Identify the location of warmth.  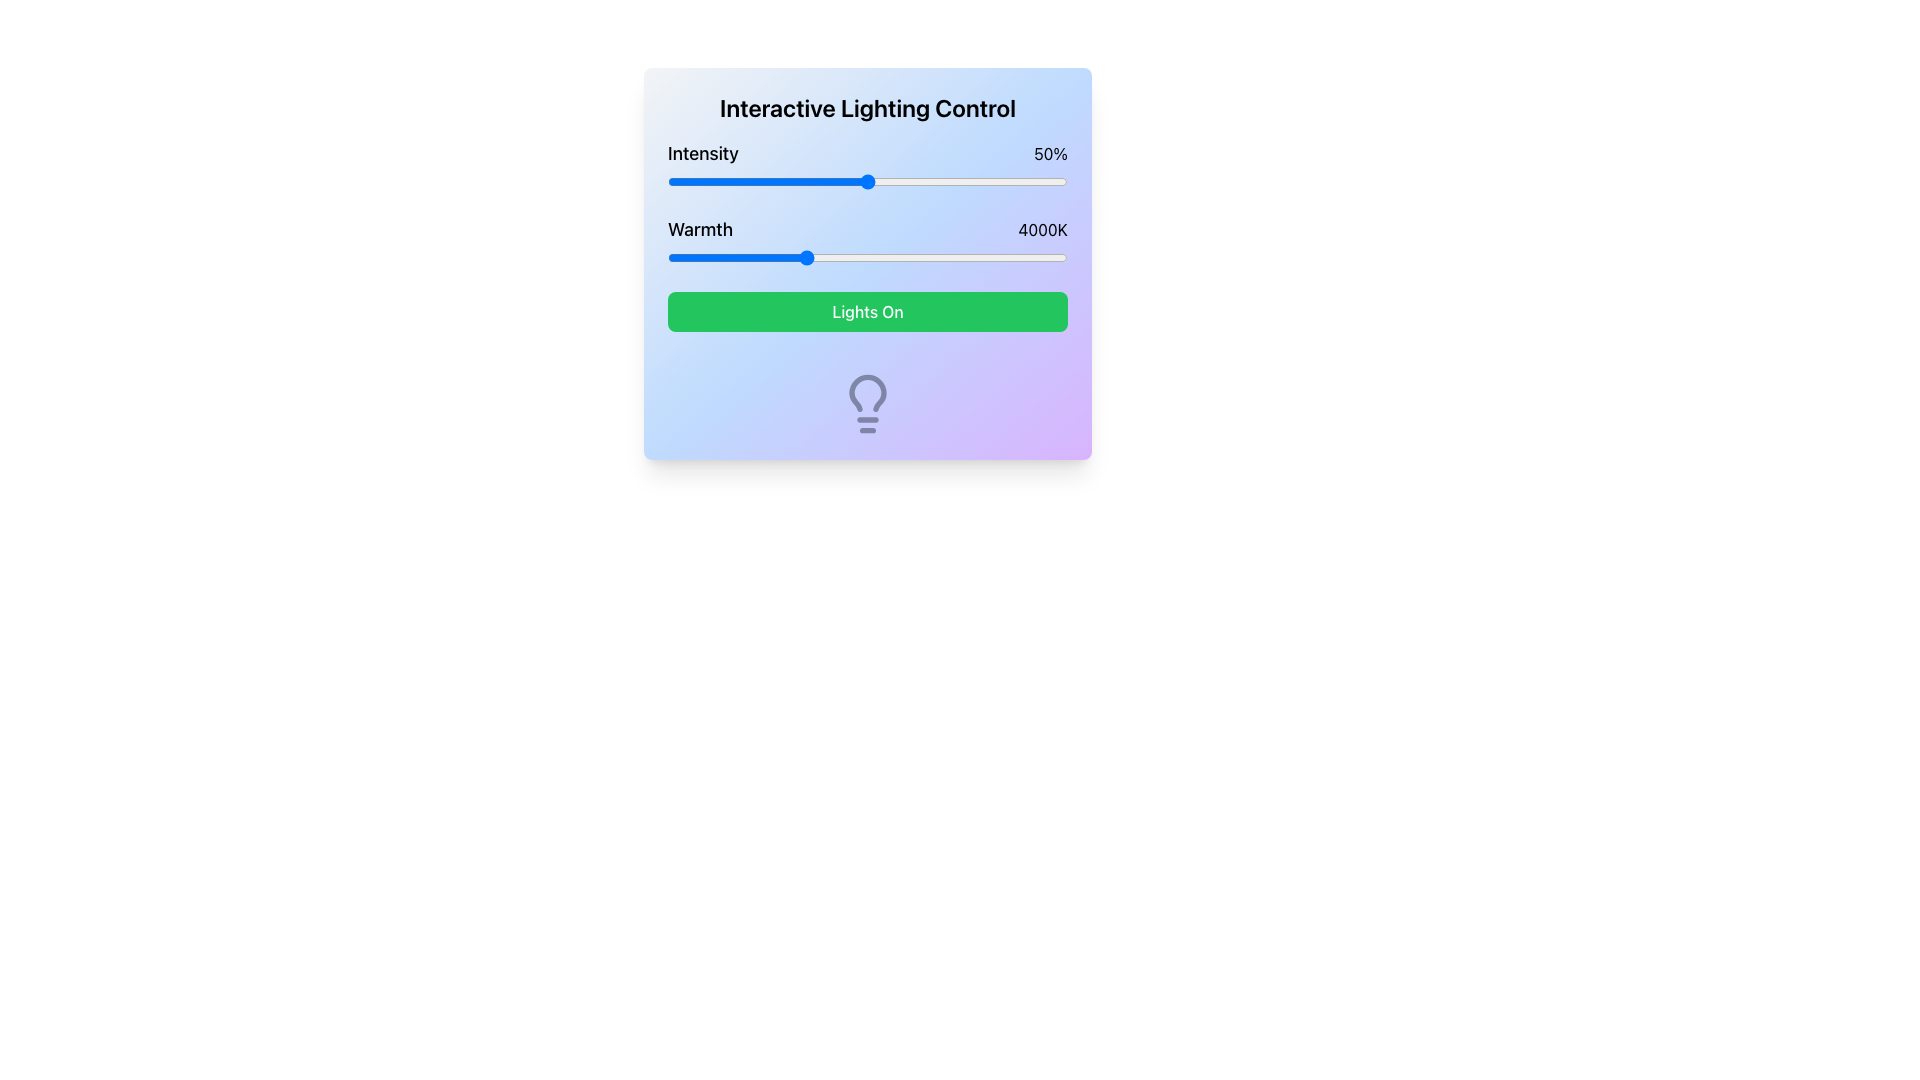
(765, 257).